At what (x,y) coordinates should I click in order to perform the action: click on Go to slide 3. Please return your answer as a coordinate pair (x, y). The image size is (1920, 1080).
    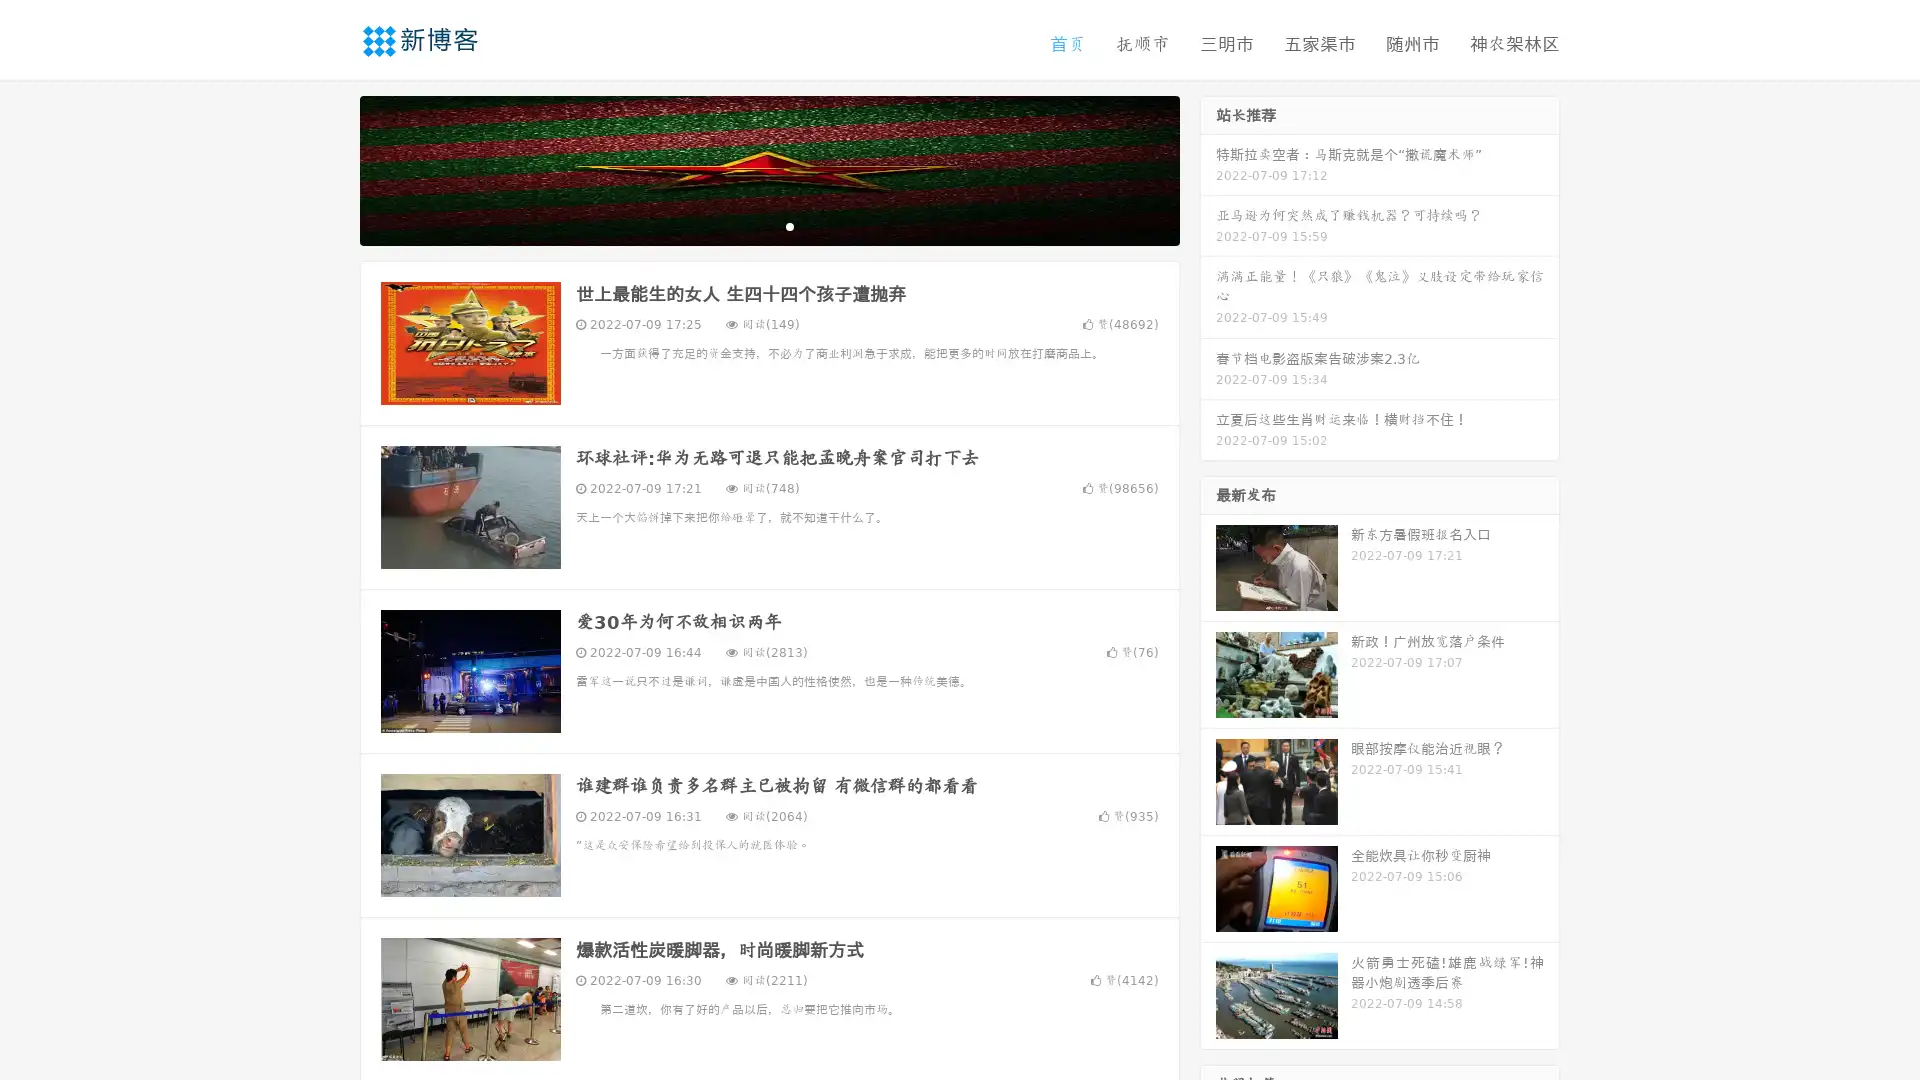
    Looking at the image, I should click on (789, 225).